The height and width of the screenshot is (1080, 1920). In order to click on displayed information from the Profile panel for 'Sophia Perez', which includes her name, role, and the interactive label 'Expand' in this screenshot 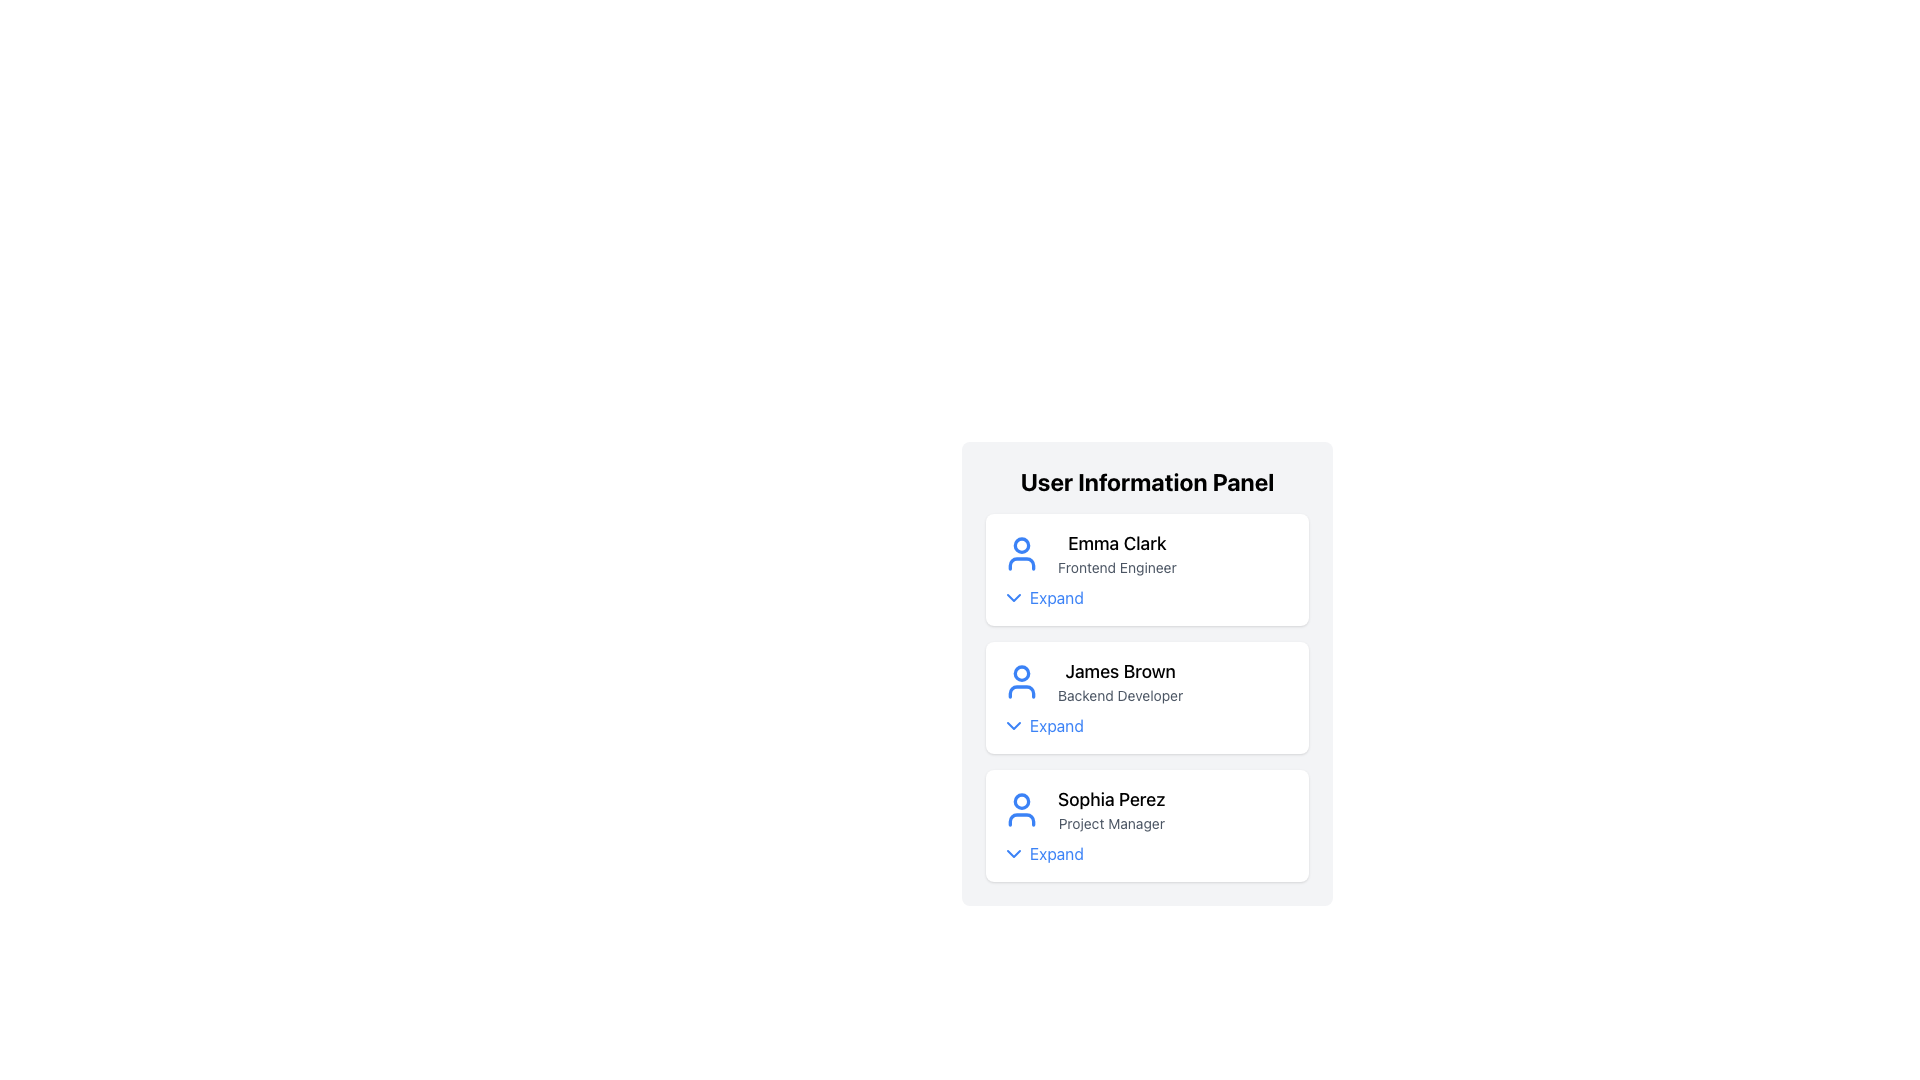, I will do `click(1147, 825)`.